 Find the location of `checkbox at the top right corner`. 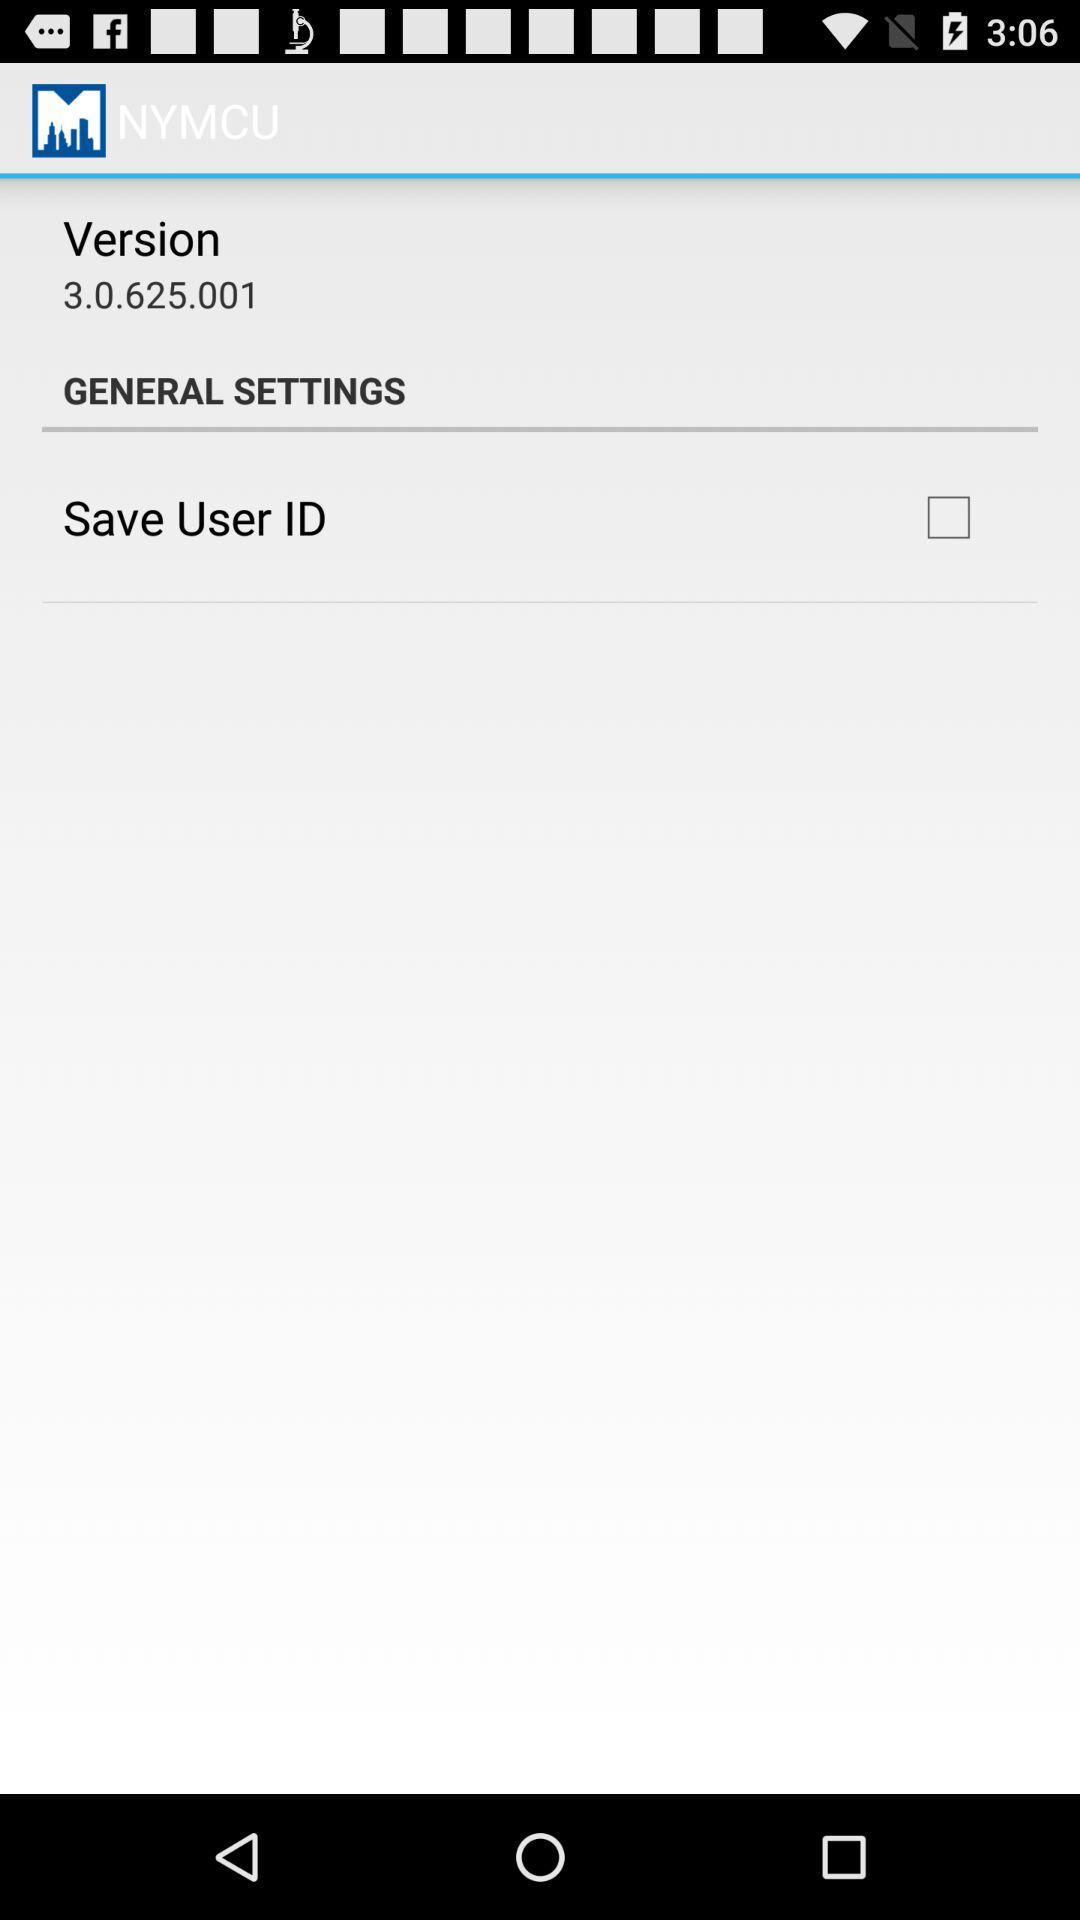

checkbox at the top right corner is located at coordinates (947, 517).